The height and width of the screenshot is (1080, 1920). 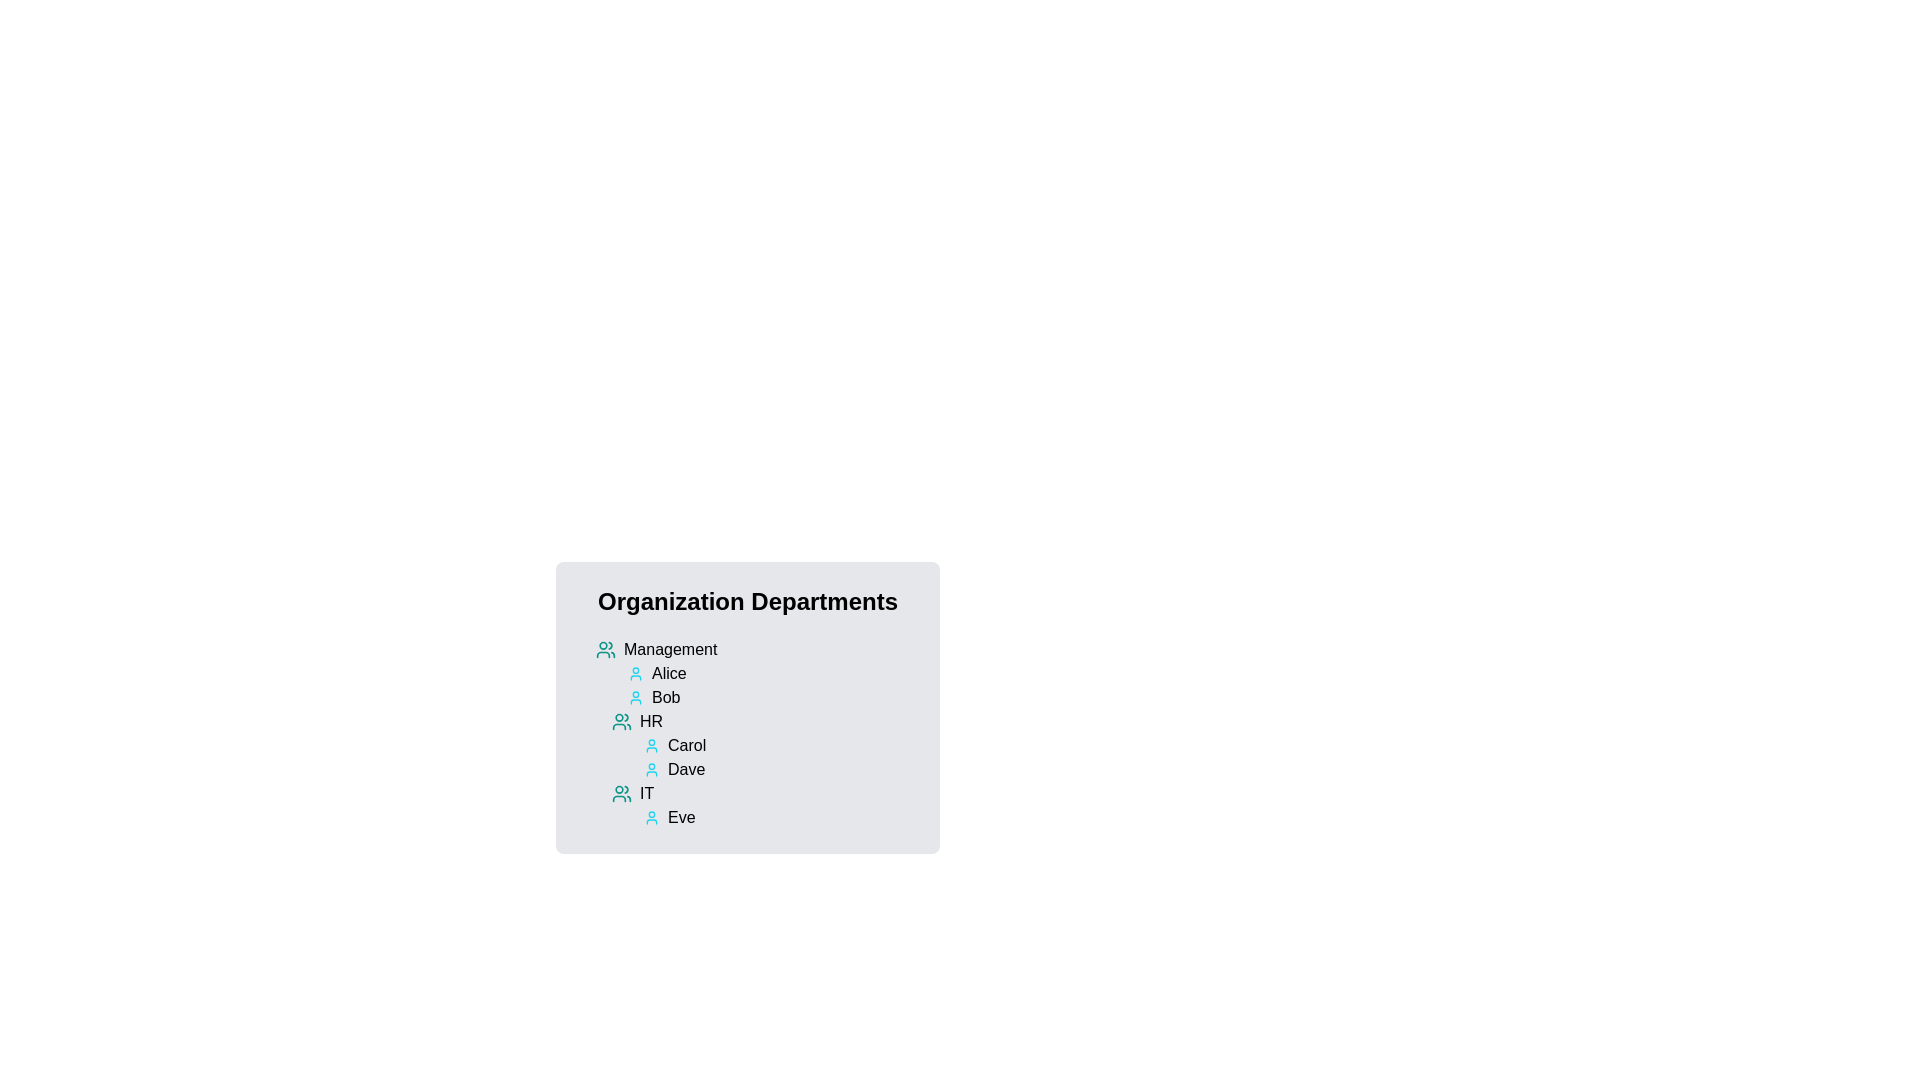 I want to click on the visual representation of 'Eve' in the 'IT' department within the 'Organization Departments' list, located at the bottom of the IT section, so click(x=778, y=817).